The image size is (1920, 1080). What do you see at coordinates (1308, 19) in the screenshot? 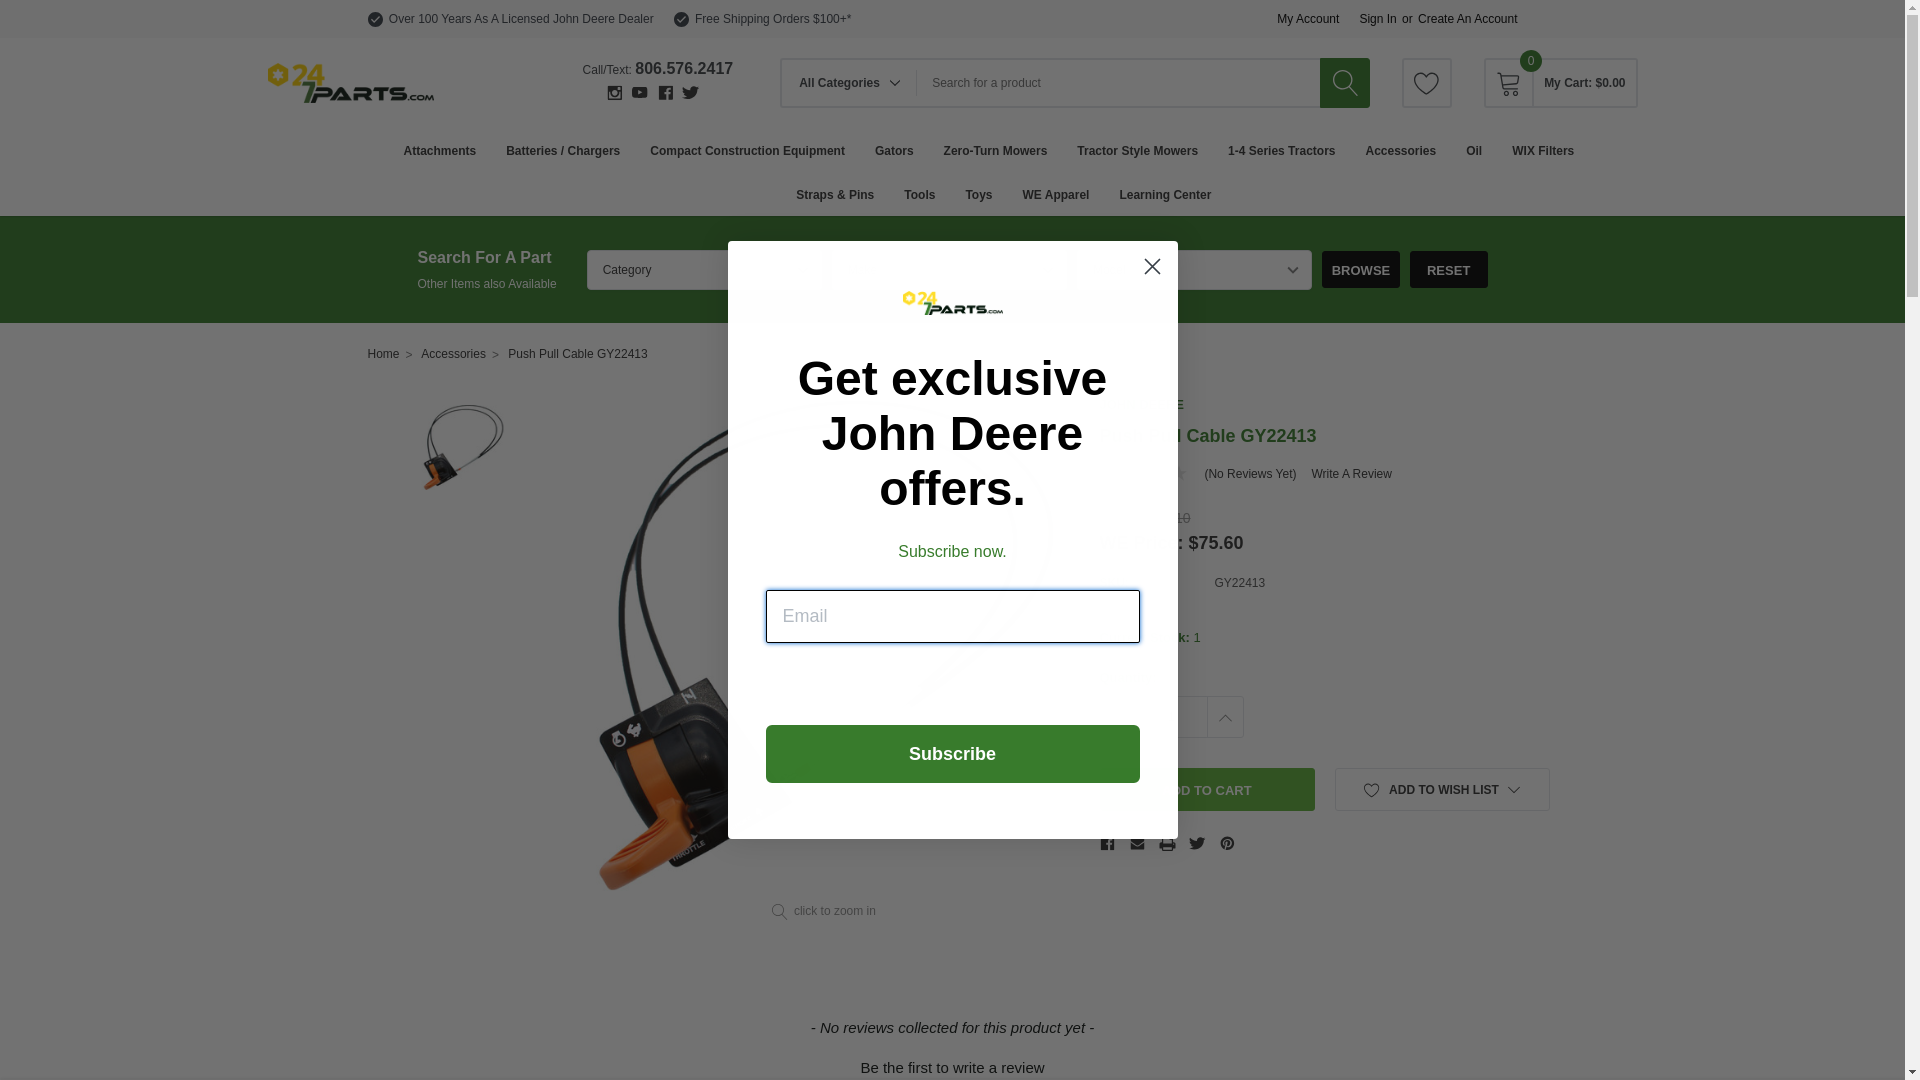
I see `'My Account'` at bounding box center [1308, 19].